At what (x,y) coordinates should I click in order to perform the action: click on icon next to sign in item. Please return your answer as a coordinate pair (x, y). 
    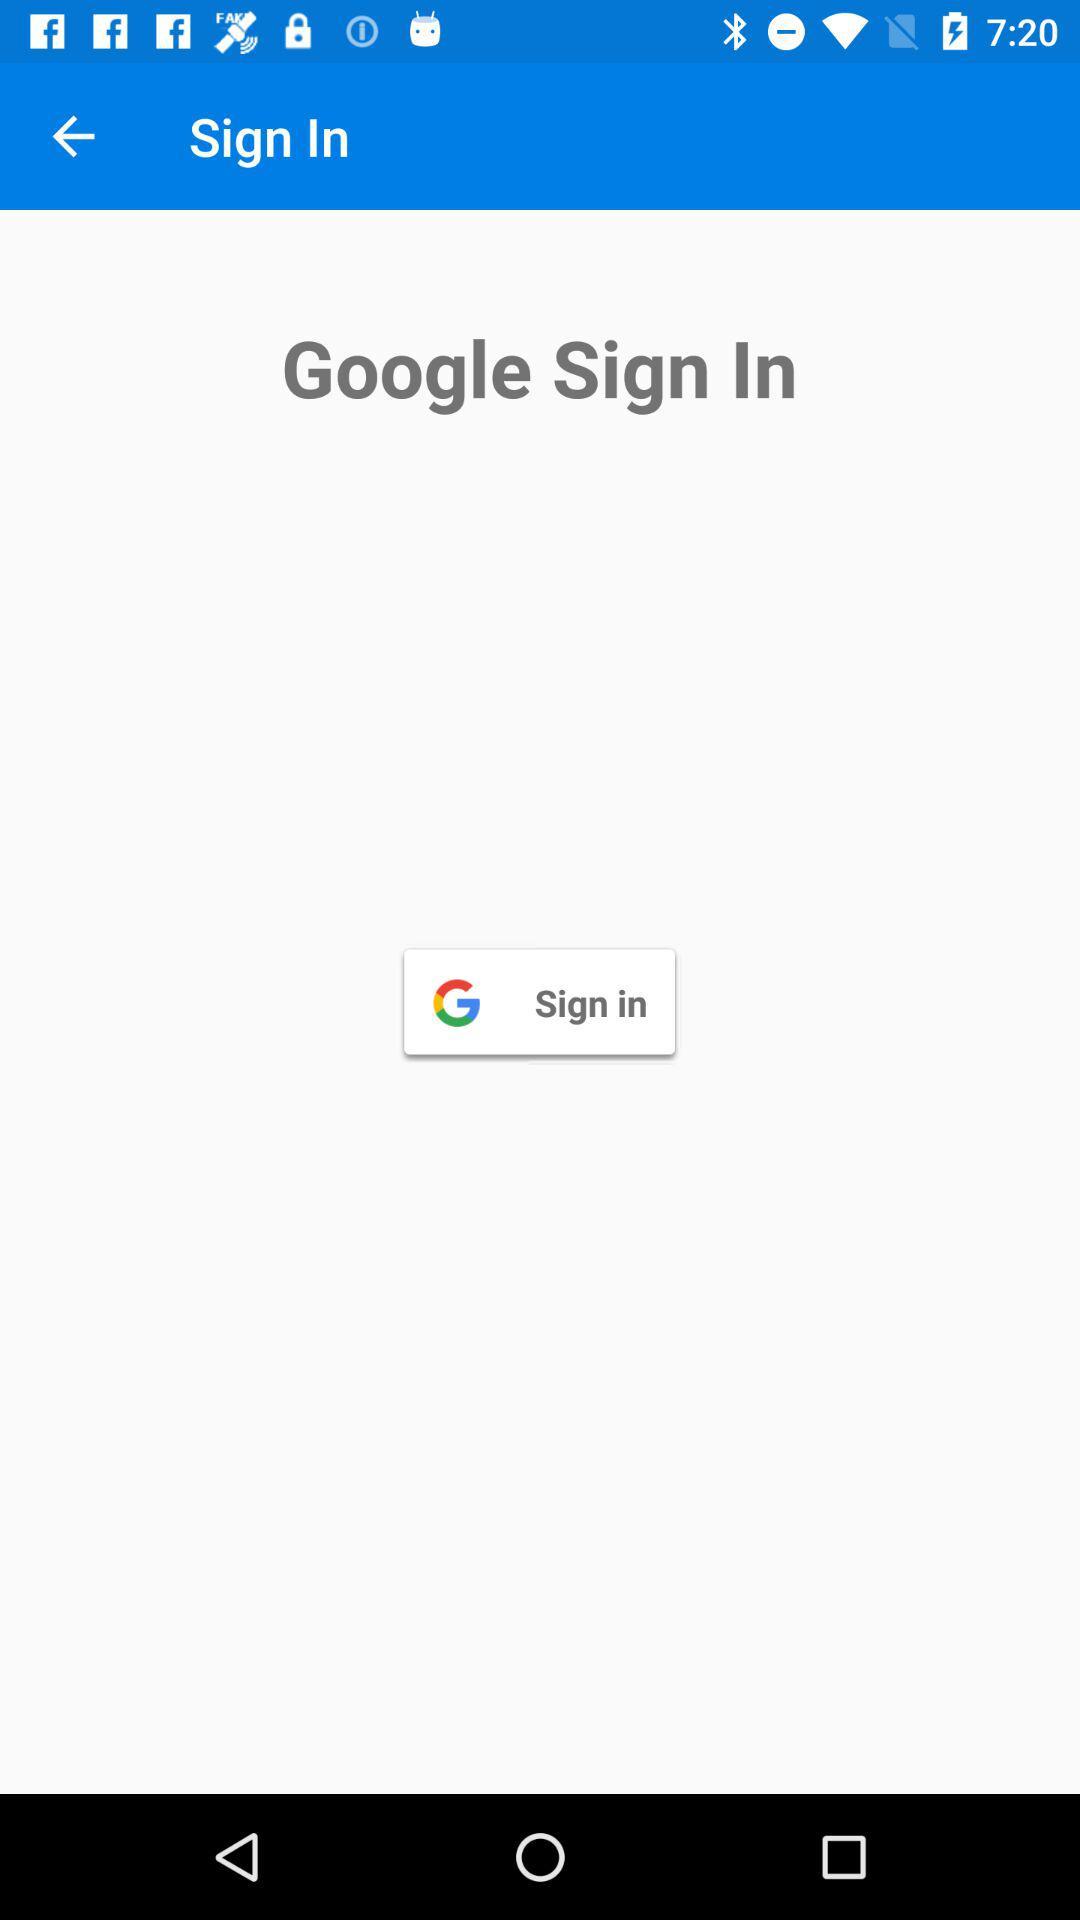
    Looking at the image, I should click on (72, 135).